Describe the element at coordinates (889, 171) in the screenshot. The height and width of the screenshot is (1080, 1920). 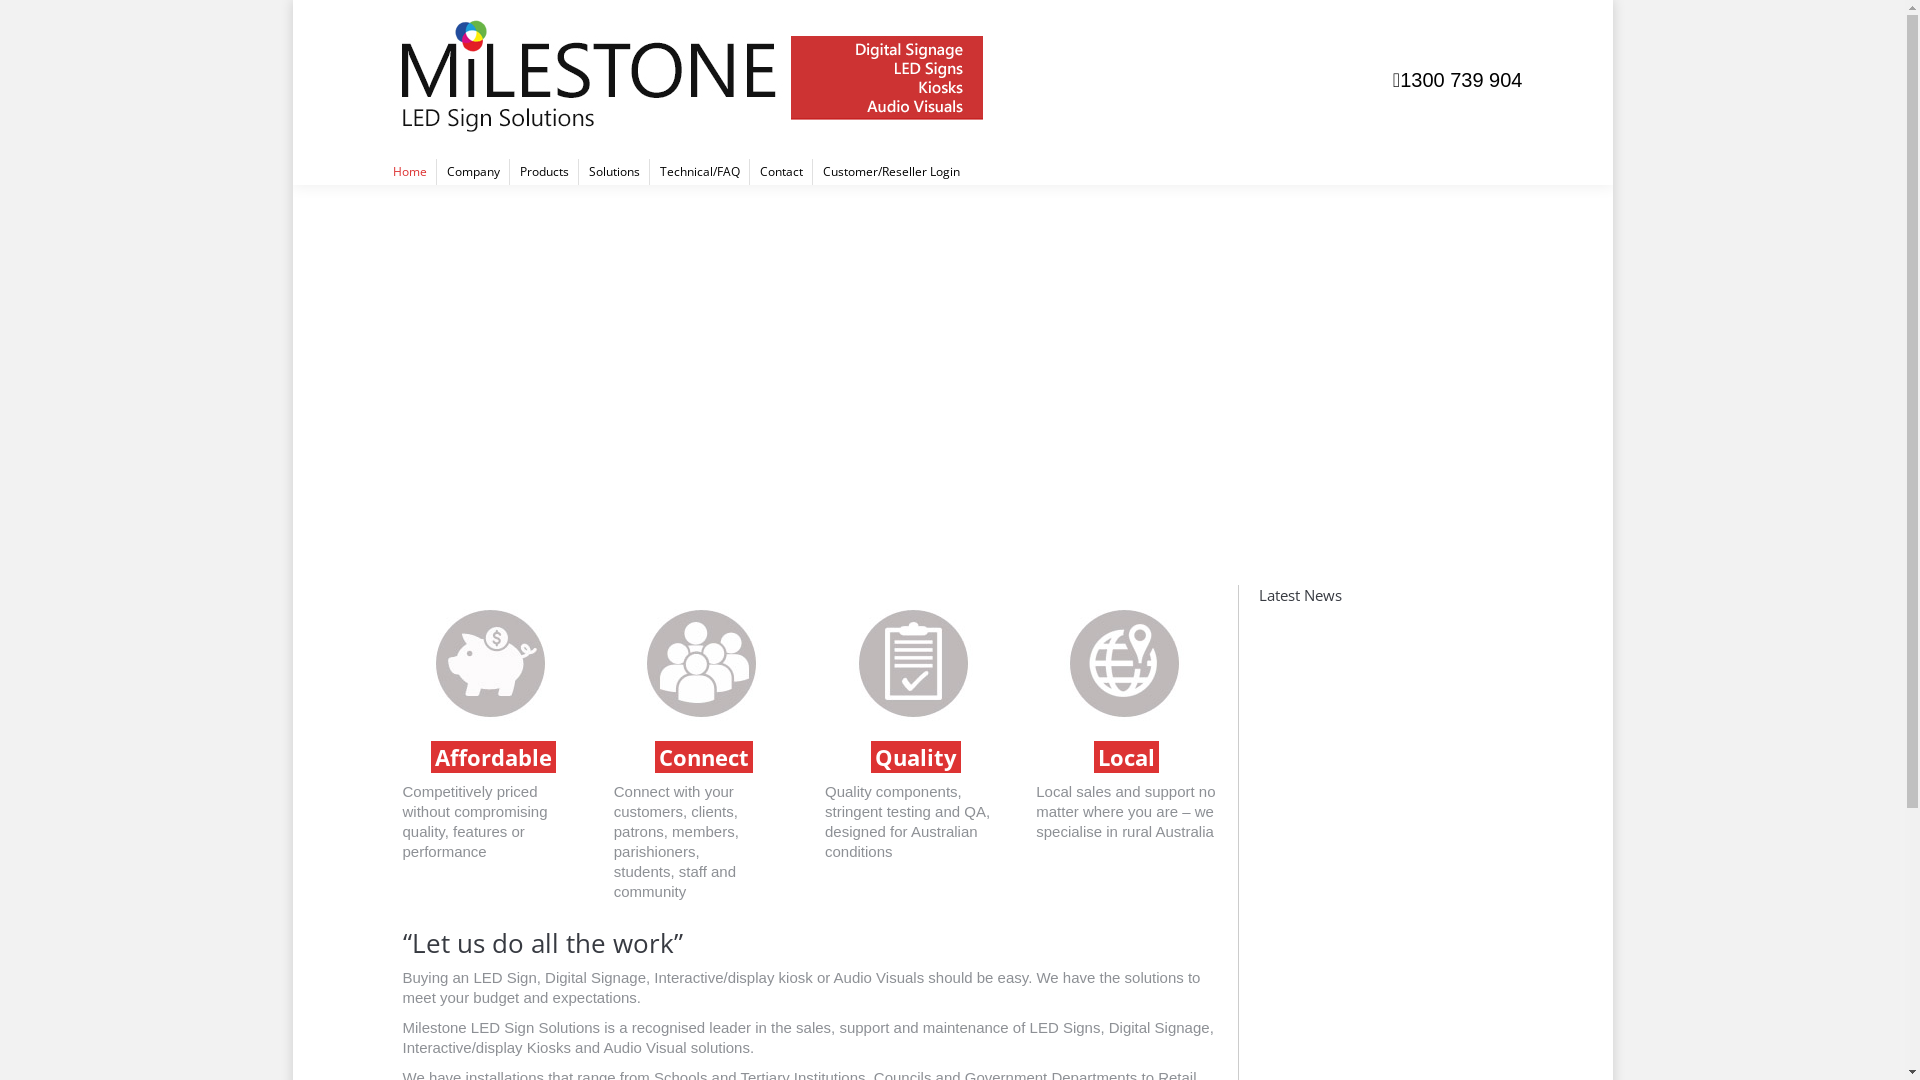
I see `'Customer/Reseller Login'` at that location.